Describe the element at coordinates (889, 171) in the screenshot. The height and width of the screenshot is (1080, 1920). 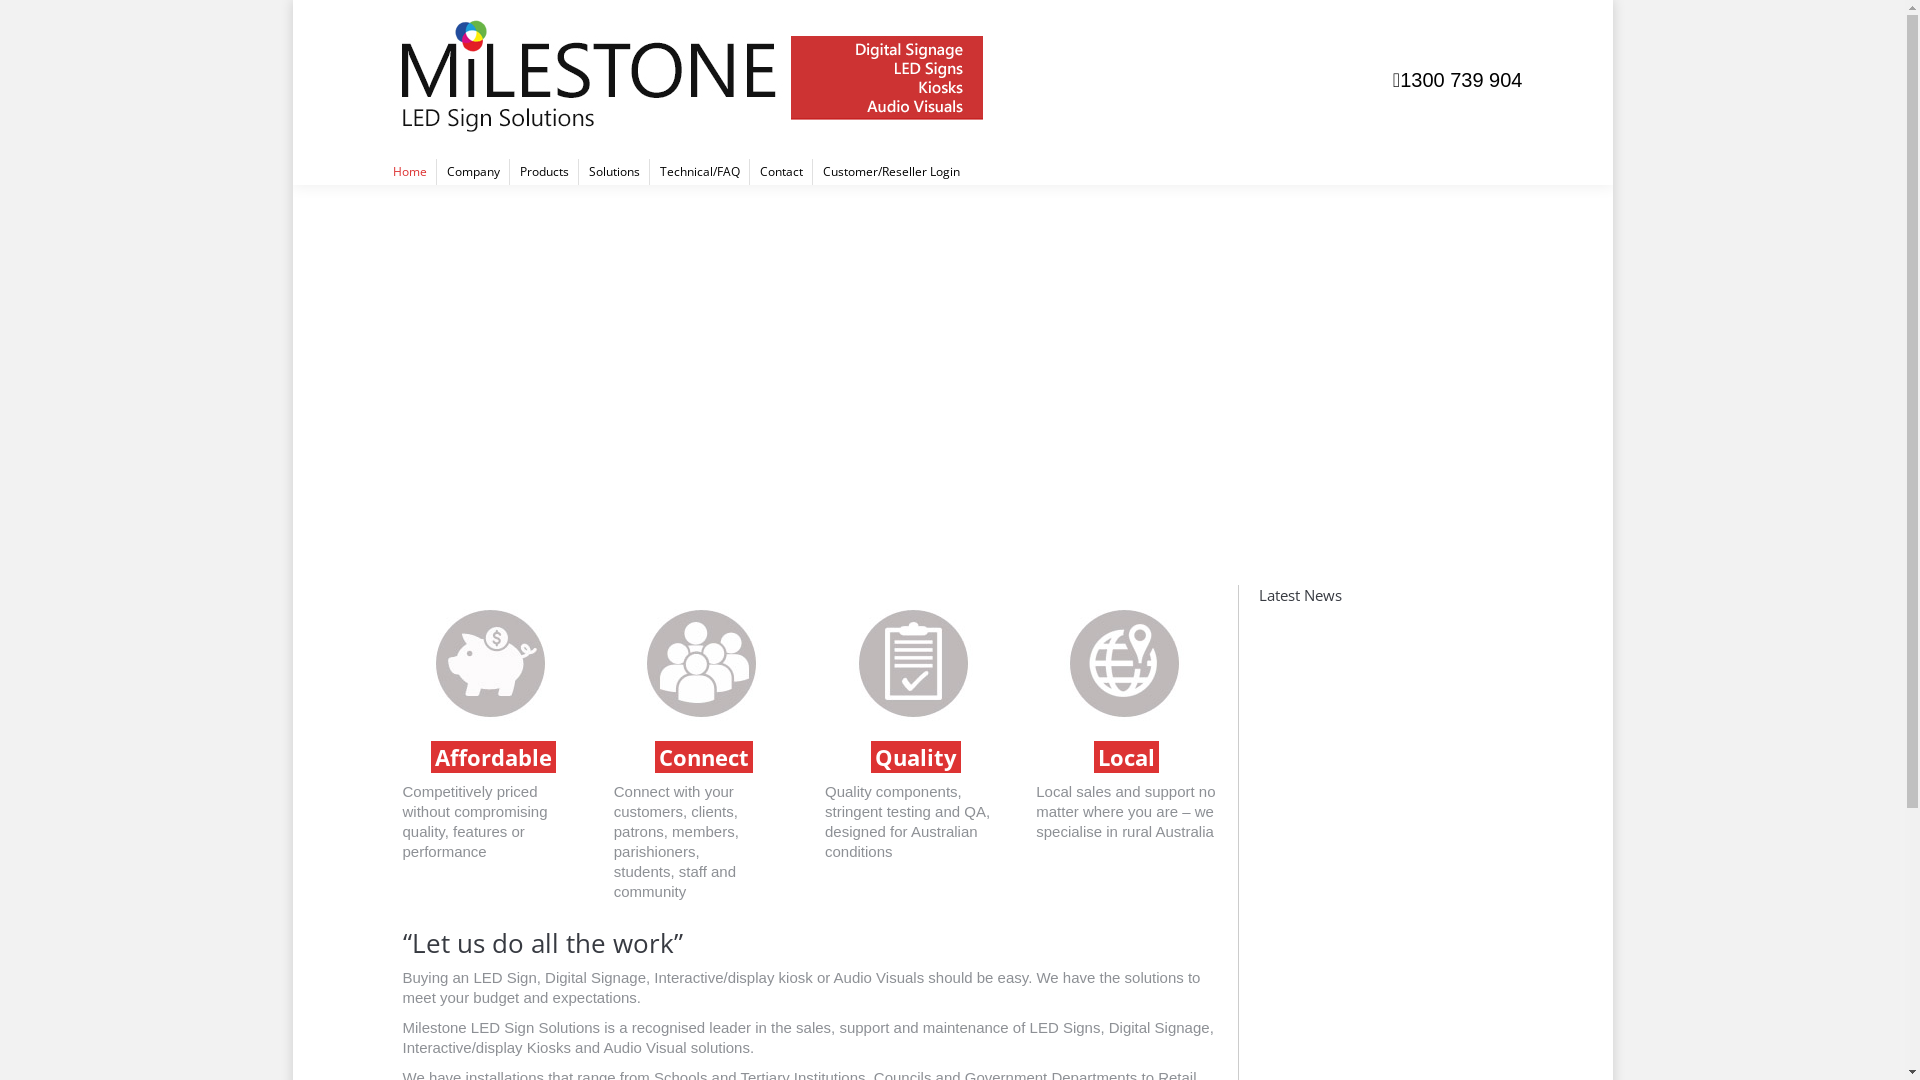
I see `'Customer/Reseller Login'` at that location.